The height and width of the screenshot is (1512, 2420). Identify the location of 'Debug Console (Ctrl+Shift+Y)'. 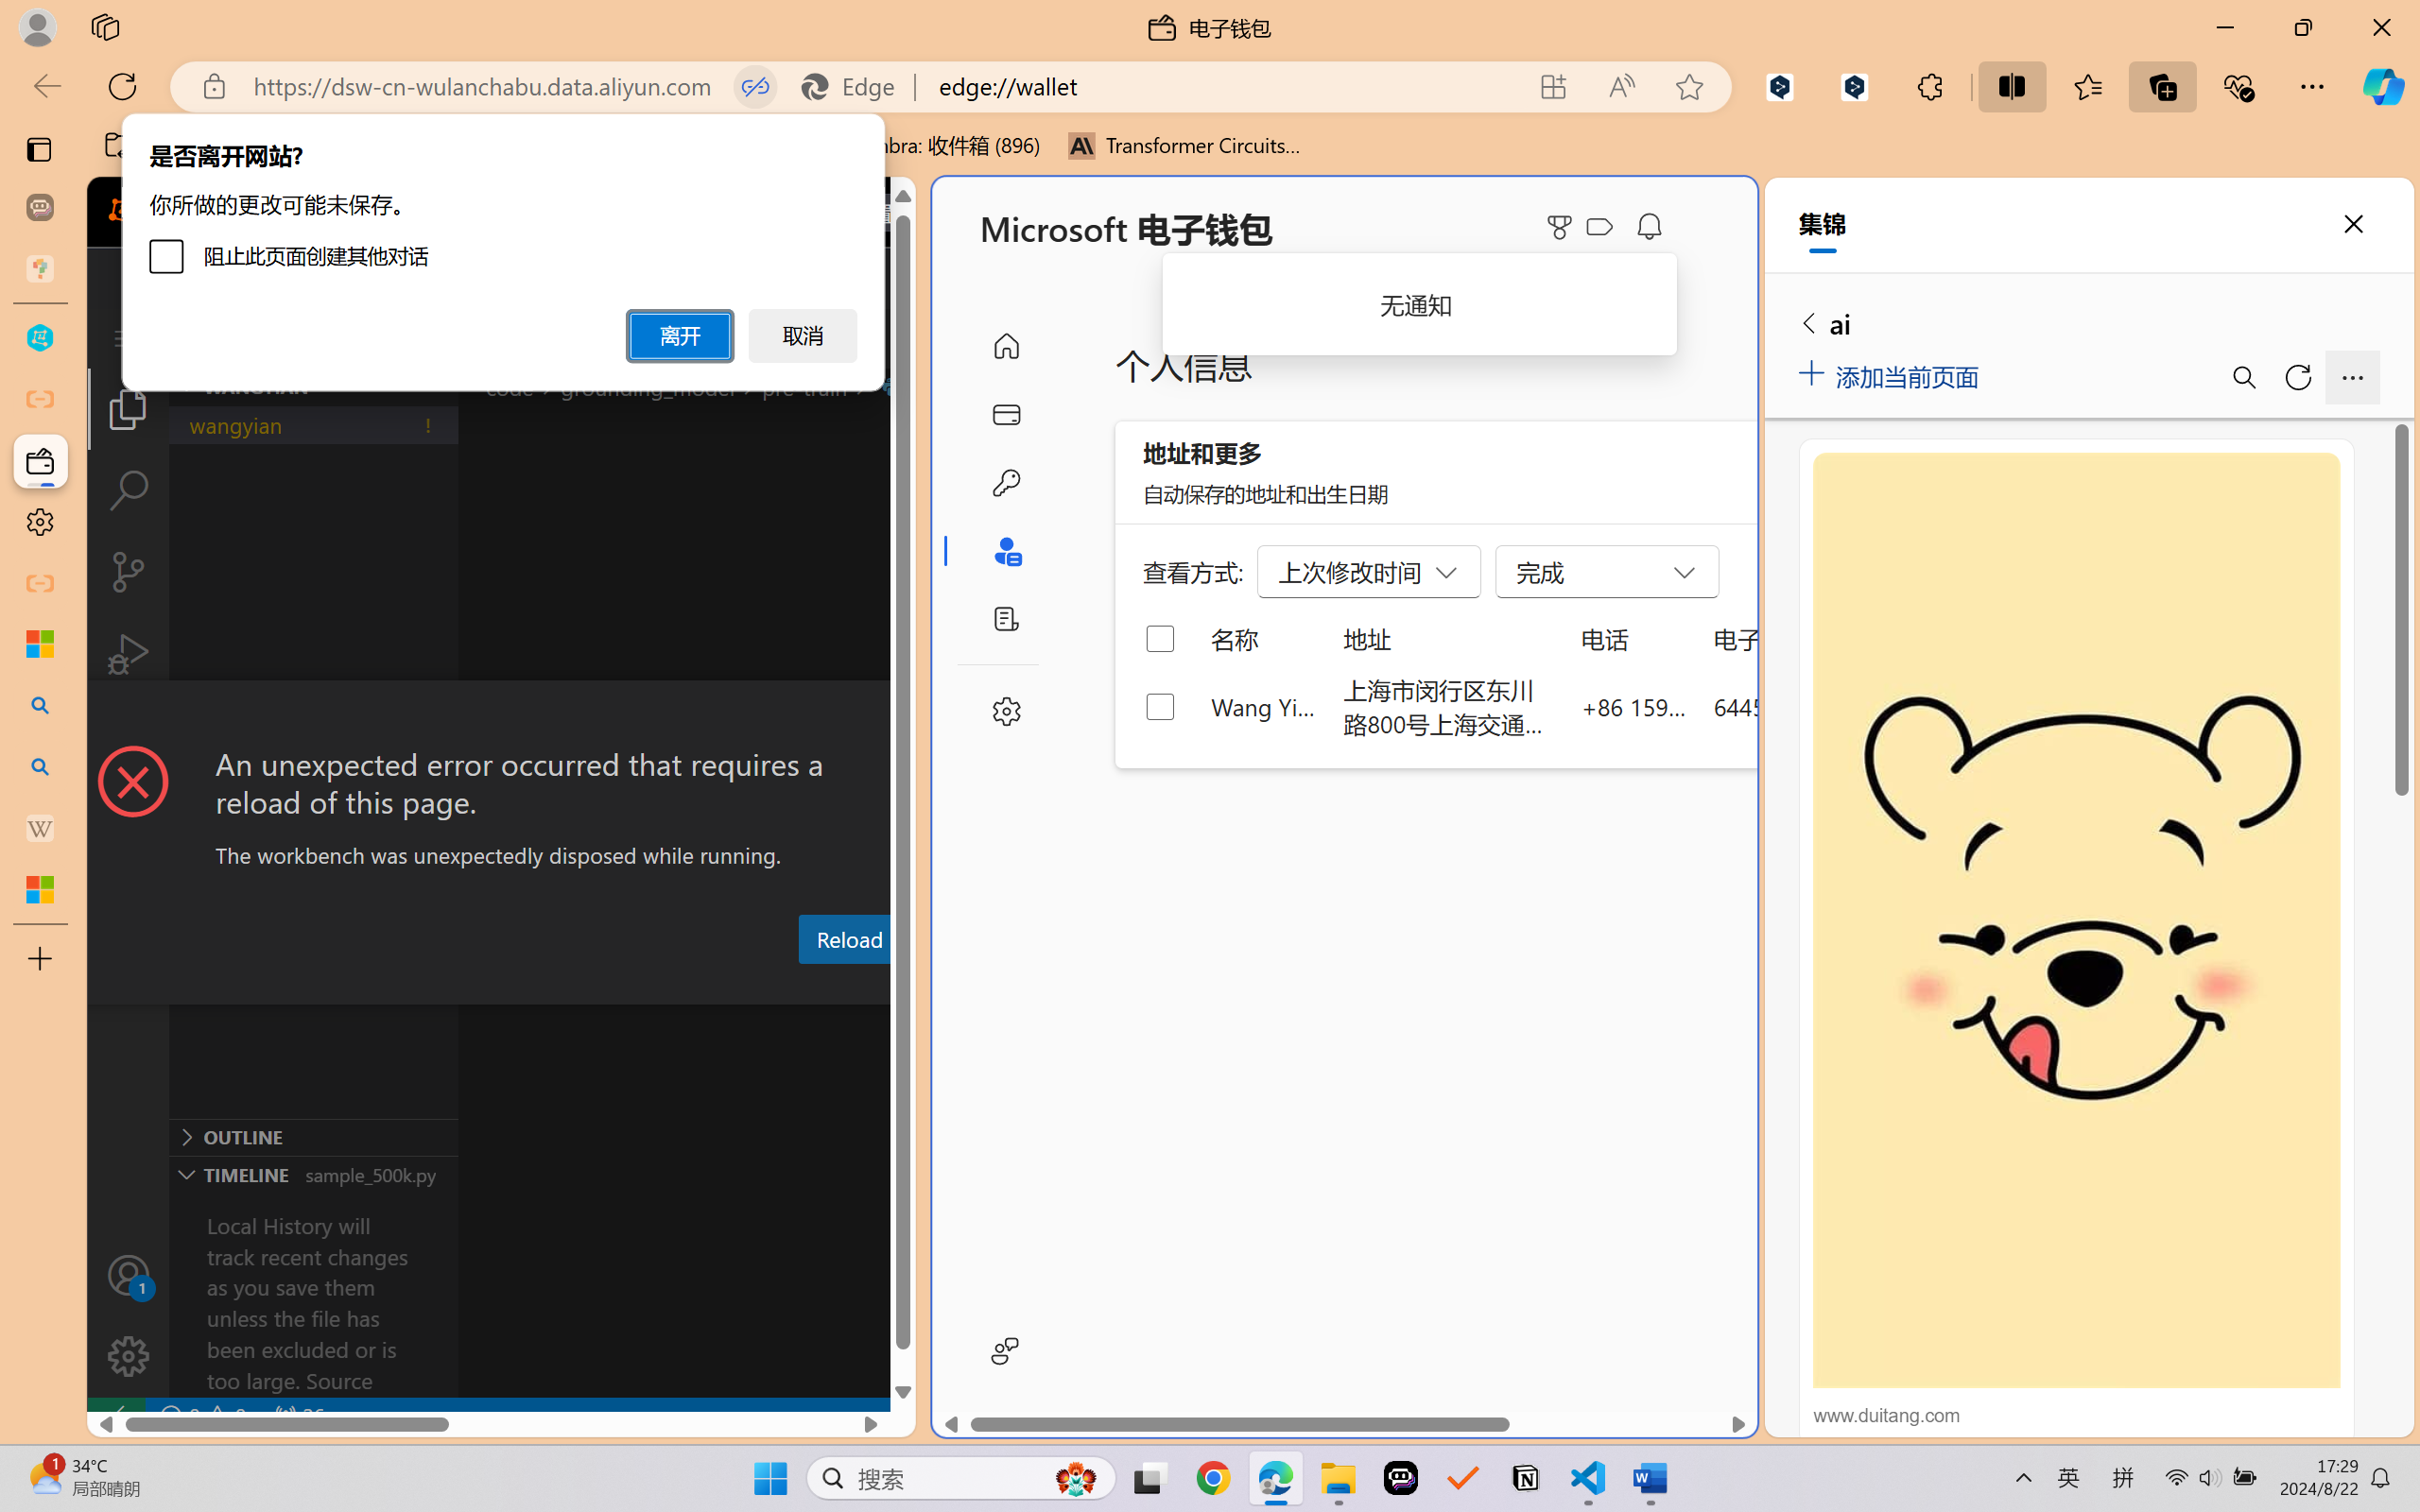
(807, 986).